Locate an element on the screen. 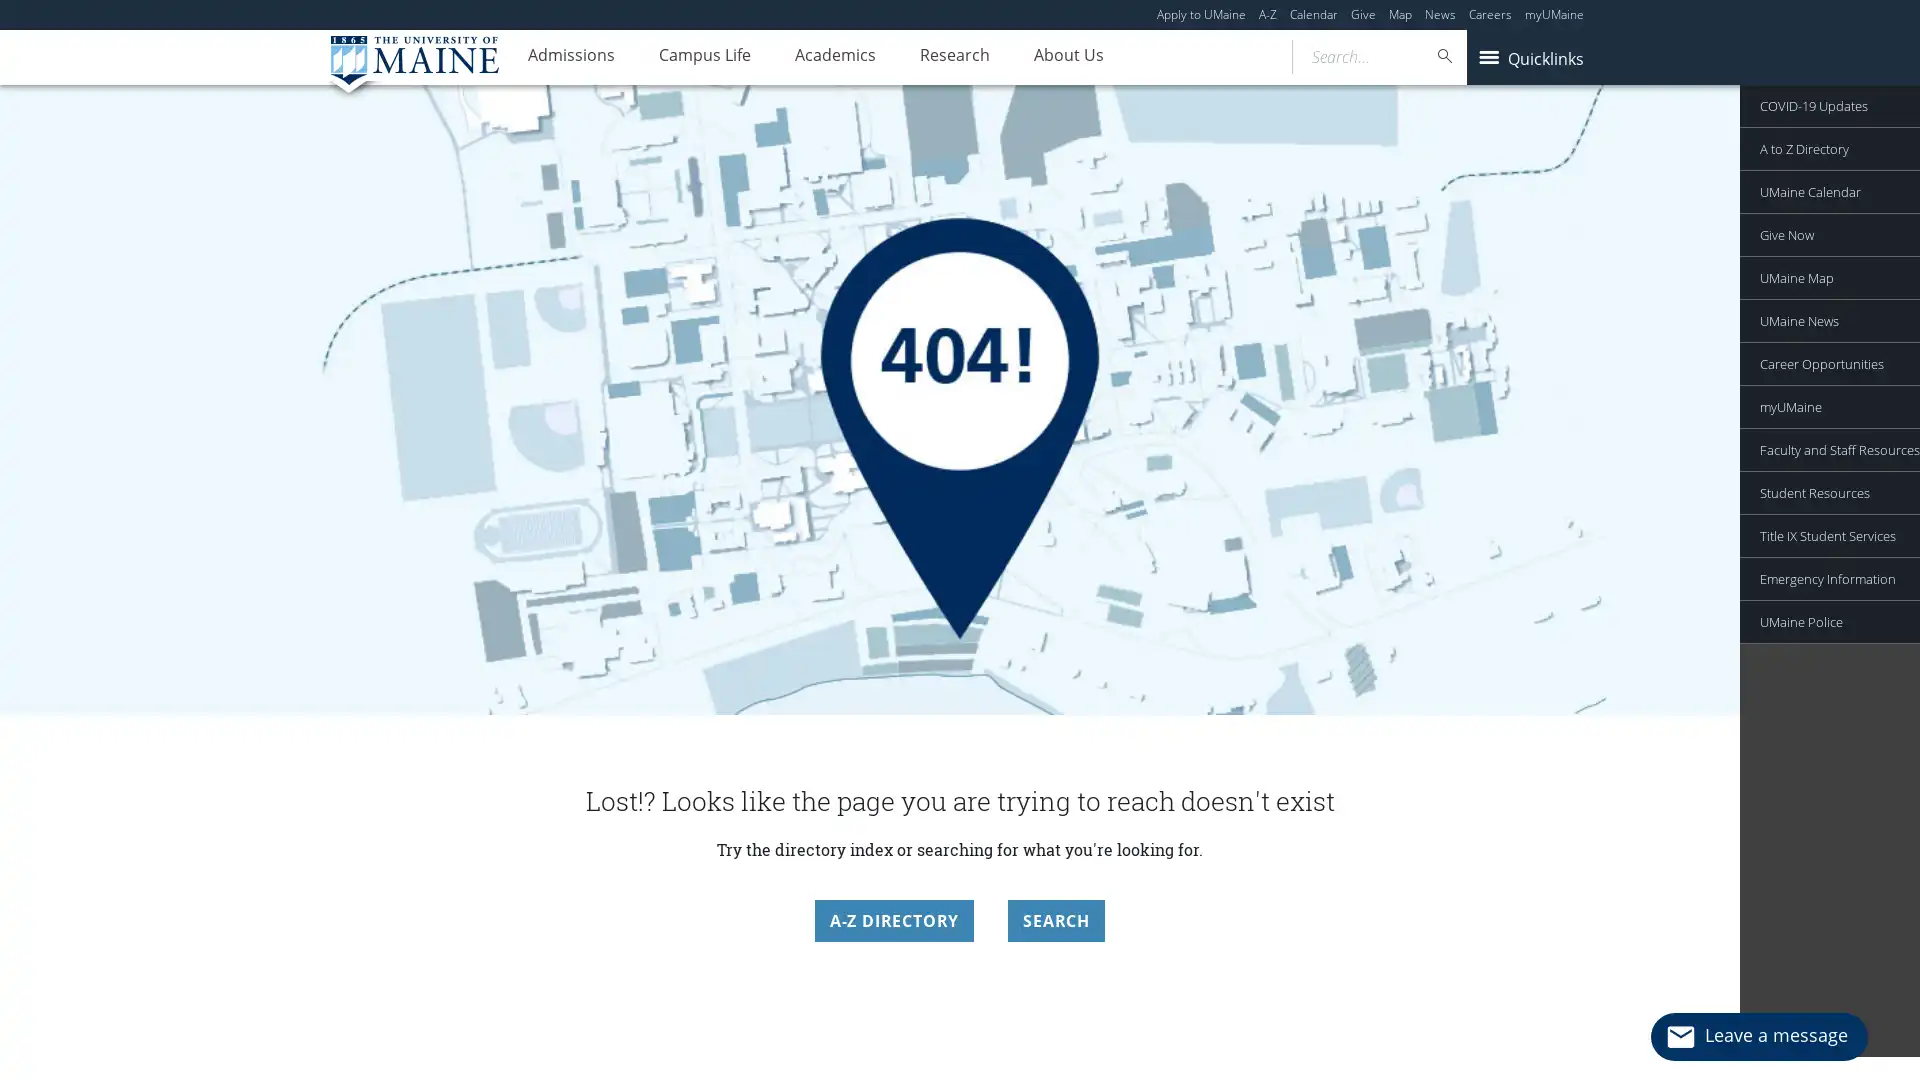 The width and height of the screenshot is (1920, 1080). Quicklinks is located at coordinates (1529, 56).